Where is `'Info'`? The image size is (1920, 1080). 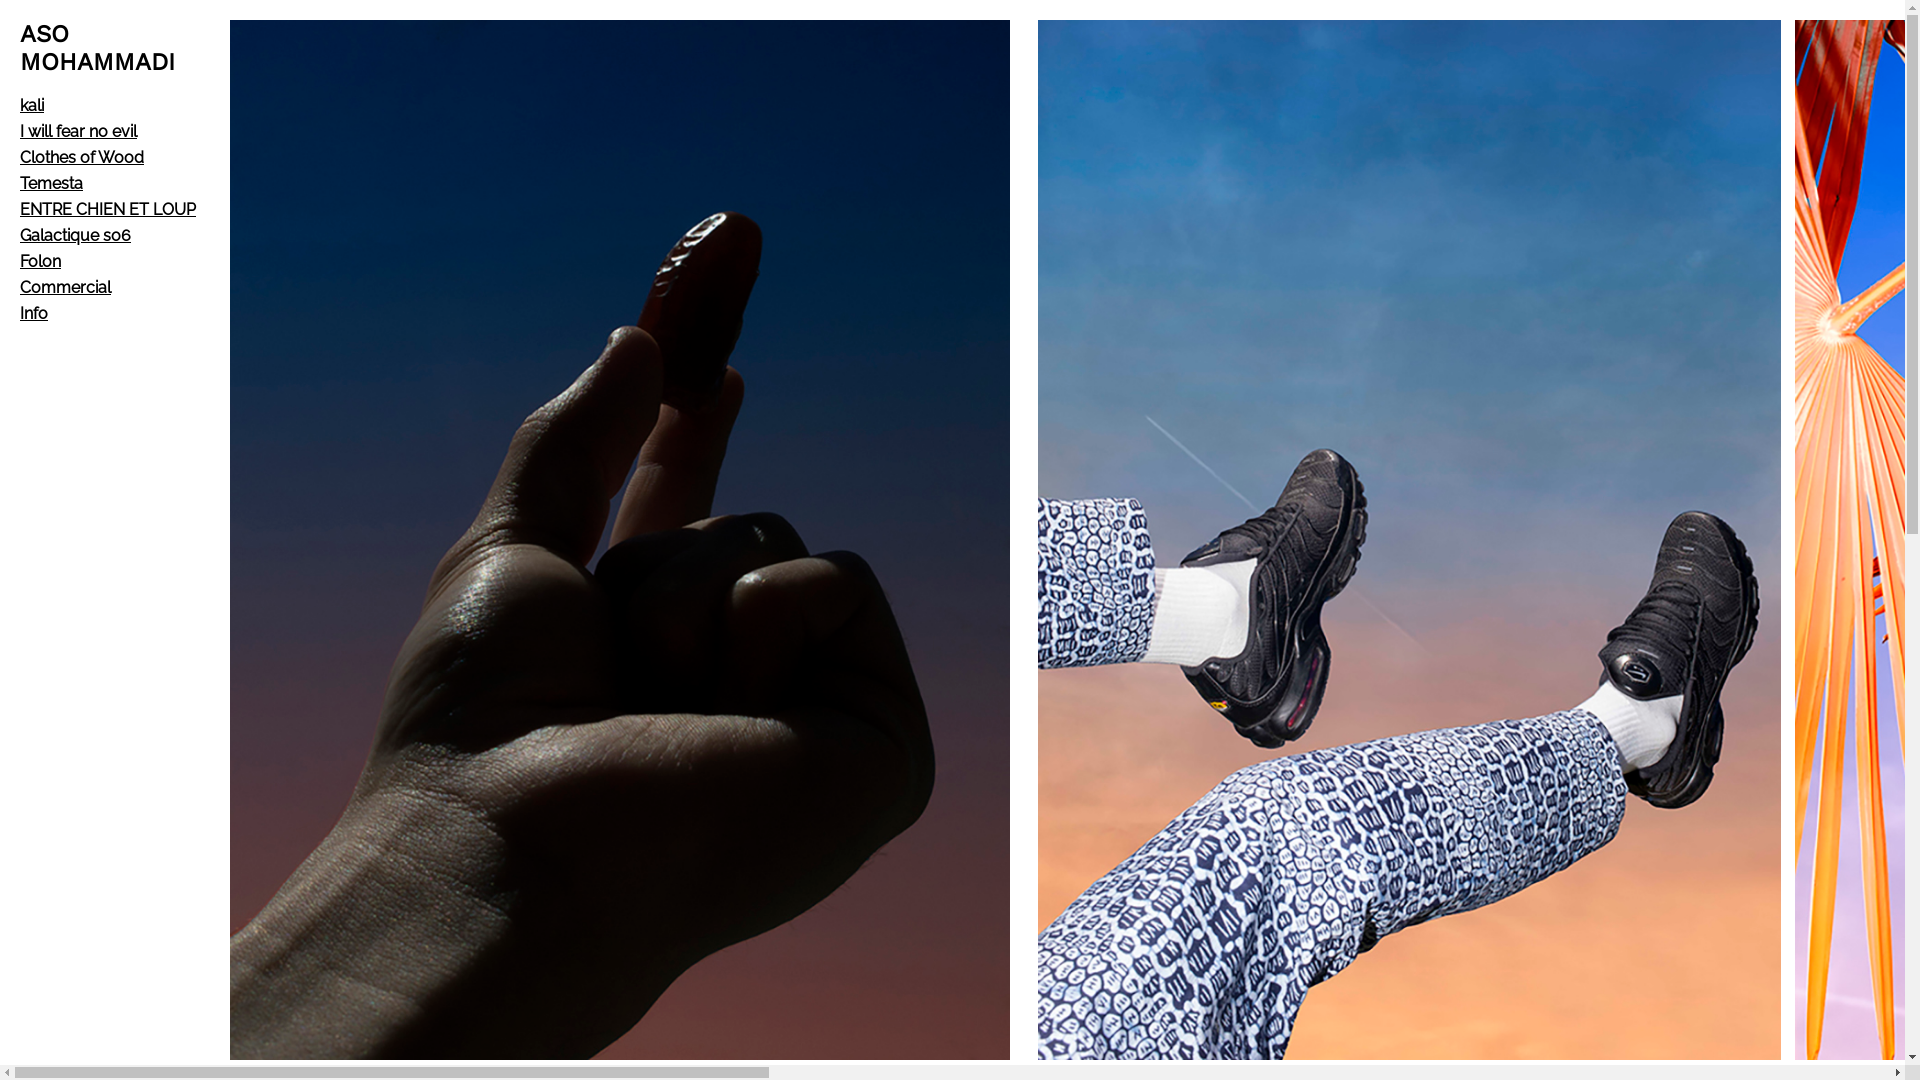
'Info' is located at coordinates (19, 313).